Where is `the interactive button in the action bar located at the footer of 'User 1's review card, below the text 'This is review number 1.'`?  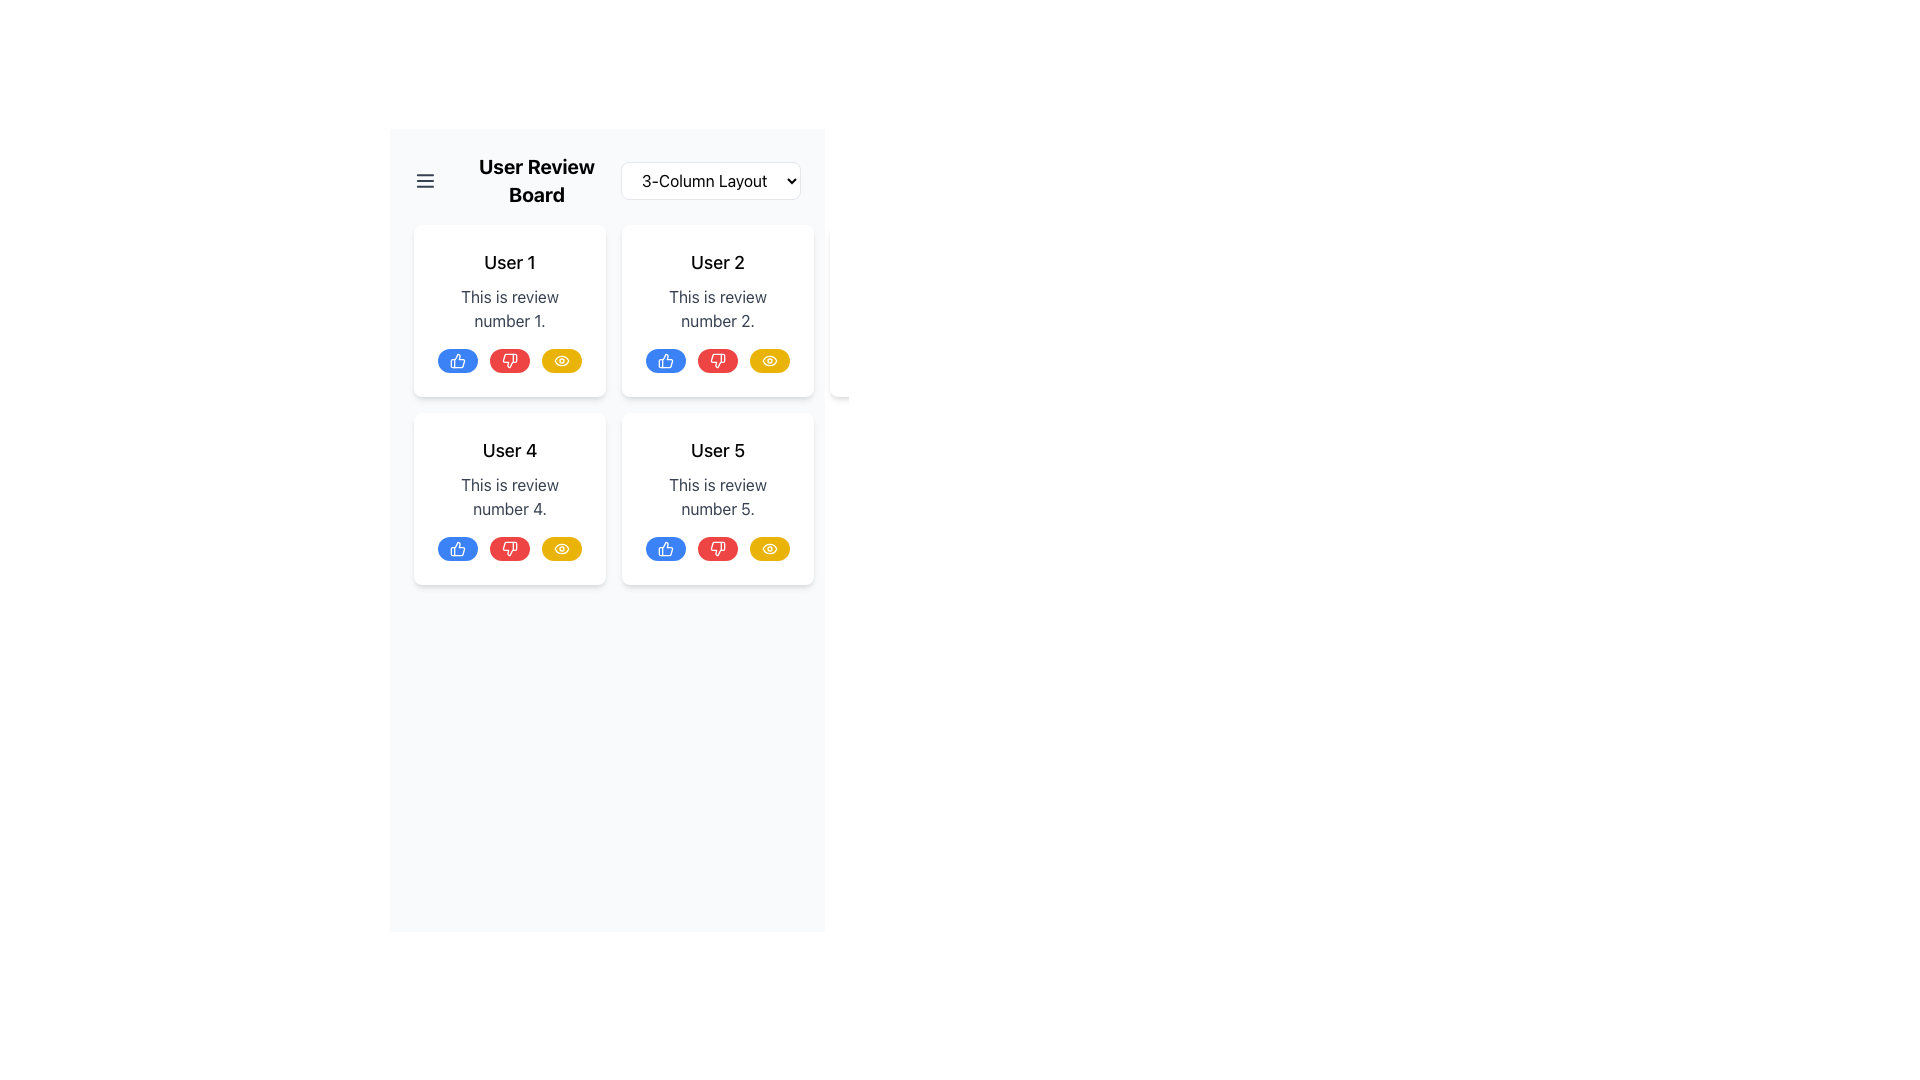 the interactive button in the action bar located at the footer of 'User 1's review card, below the text 'This is review number 1.' is located at coordinates (509, 361).